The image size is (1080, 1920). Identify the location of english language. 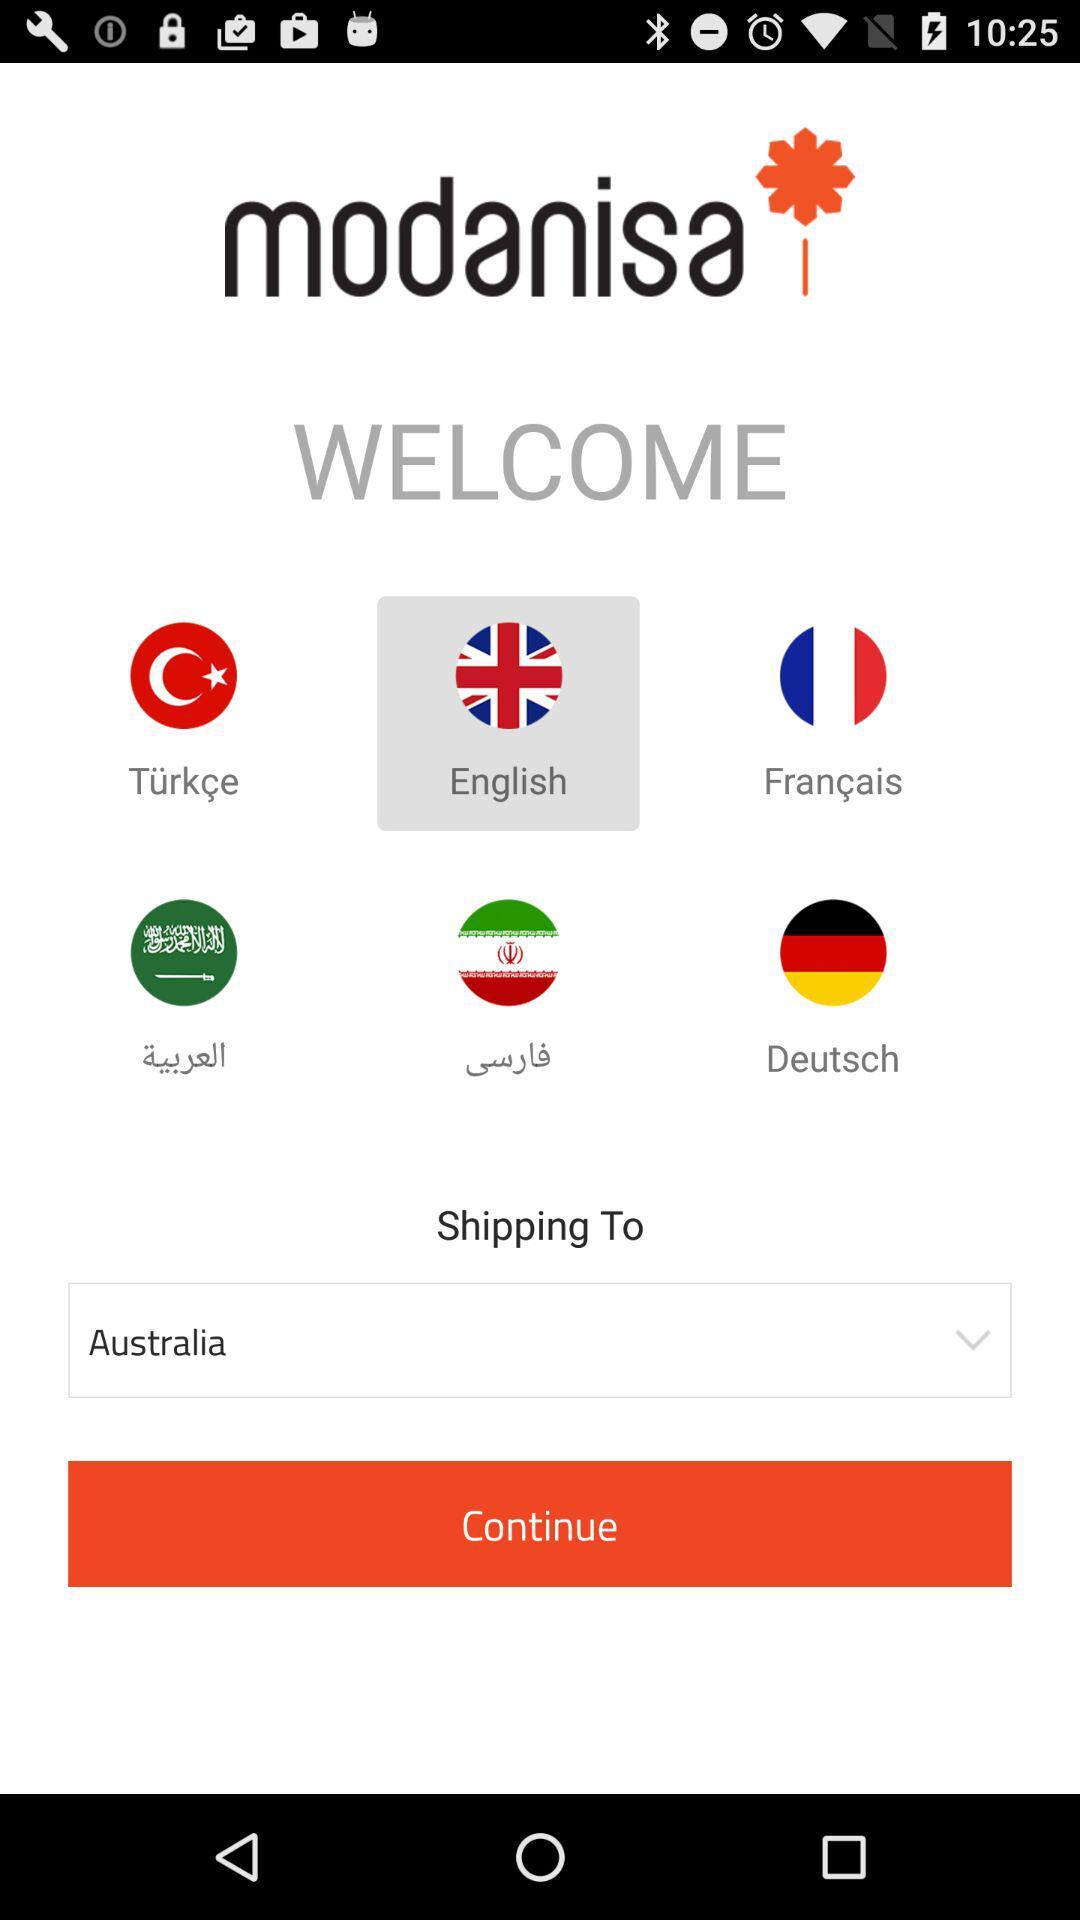
(507, 675).